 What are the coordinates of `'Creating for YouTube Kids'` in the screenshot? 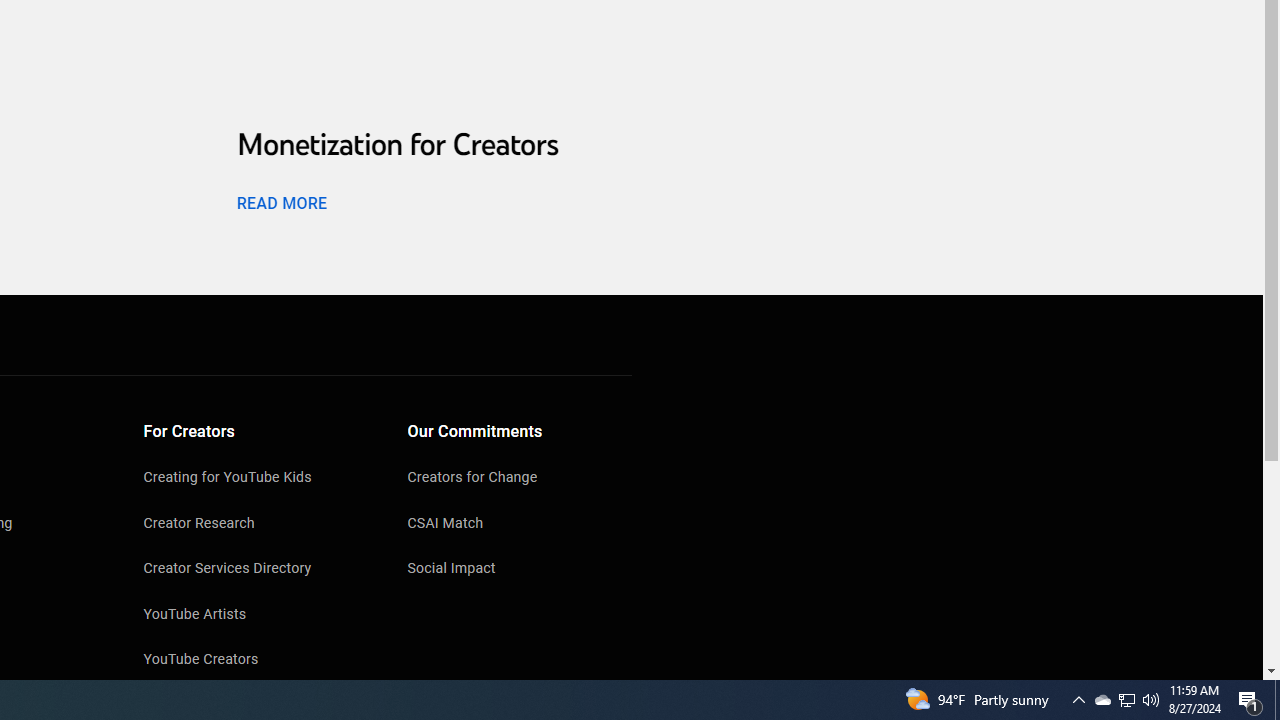 It's located at (255, 479).